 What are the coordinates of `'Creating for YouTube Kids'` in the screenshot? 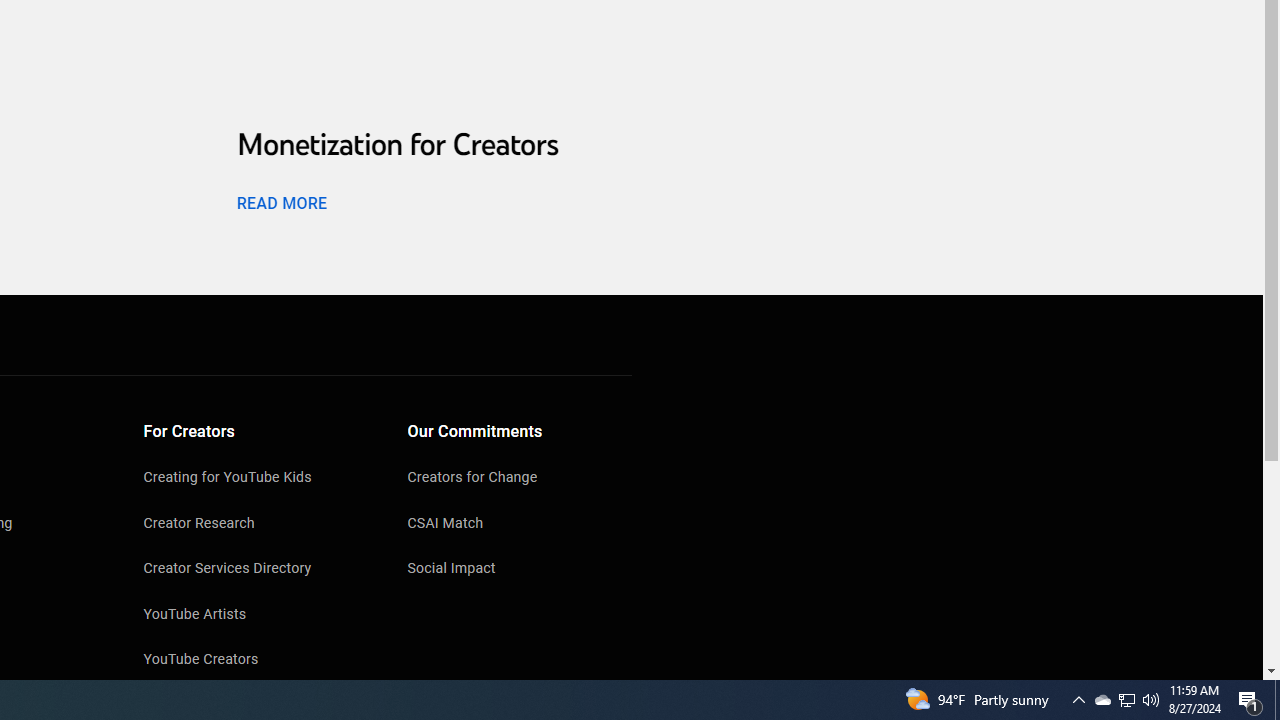 It's located at (255, 479).